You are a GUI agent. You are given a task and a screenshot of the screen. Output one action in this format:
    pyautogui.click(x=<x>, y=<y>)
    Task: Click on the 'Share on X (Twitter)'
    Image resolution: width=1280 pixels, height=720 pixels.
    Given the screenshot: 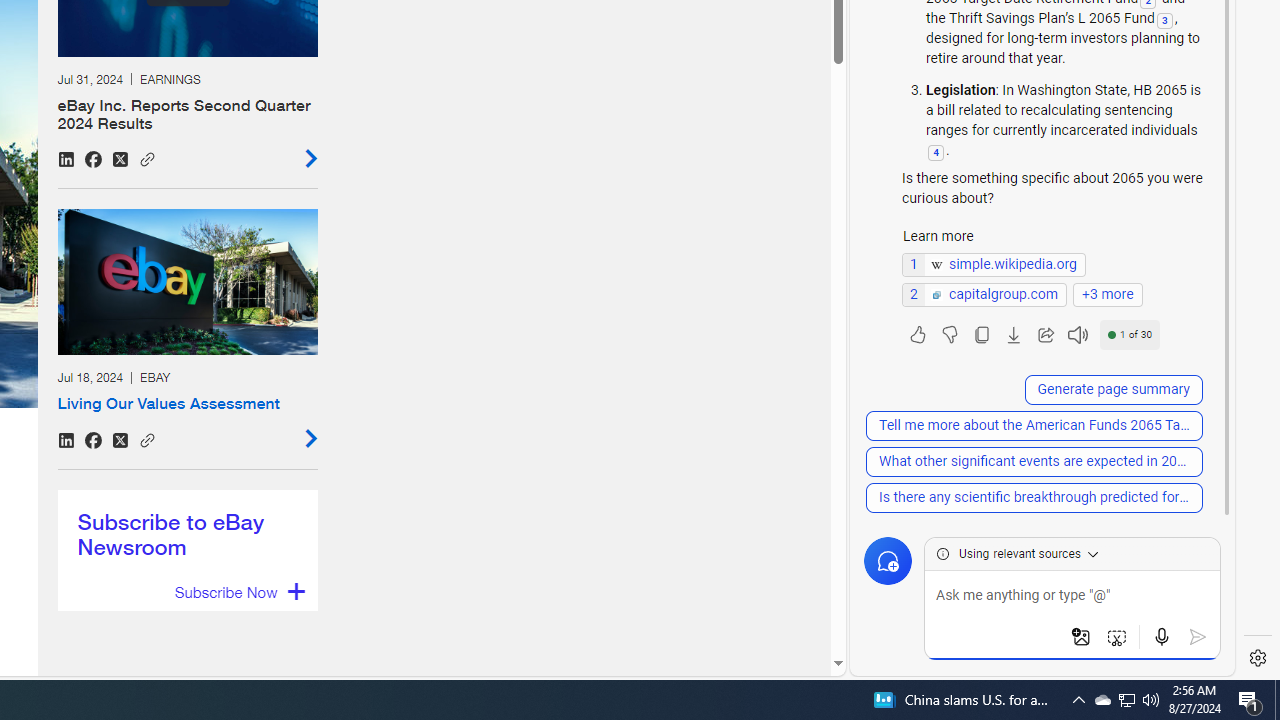 What is the action you would take?
    pyautogui.click(x=119, y=439)
    